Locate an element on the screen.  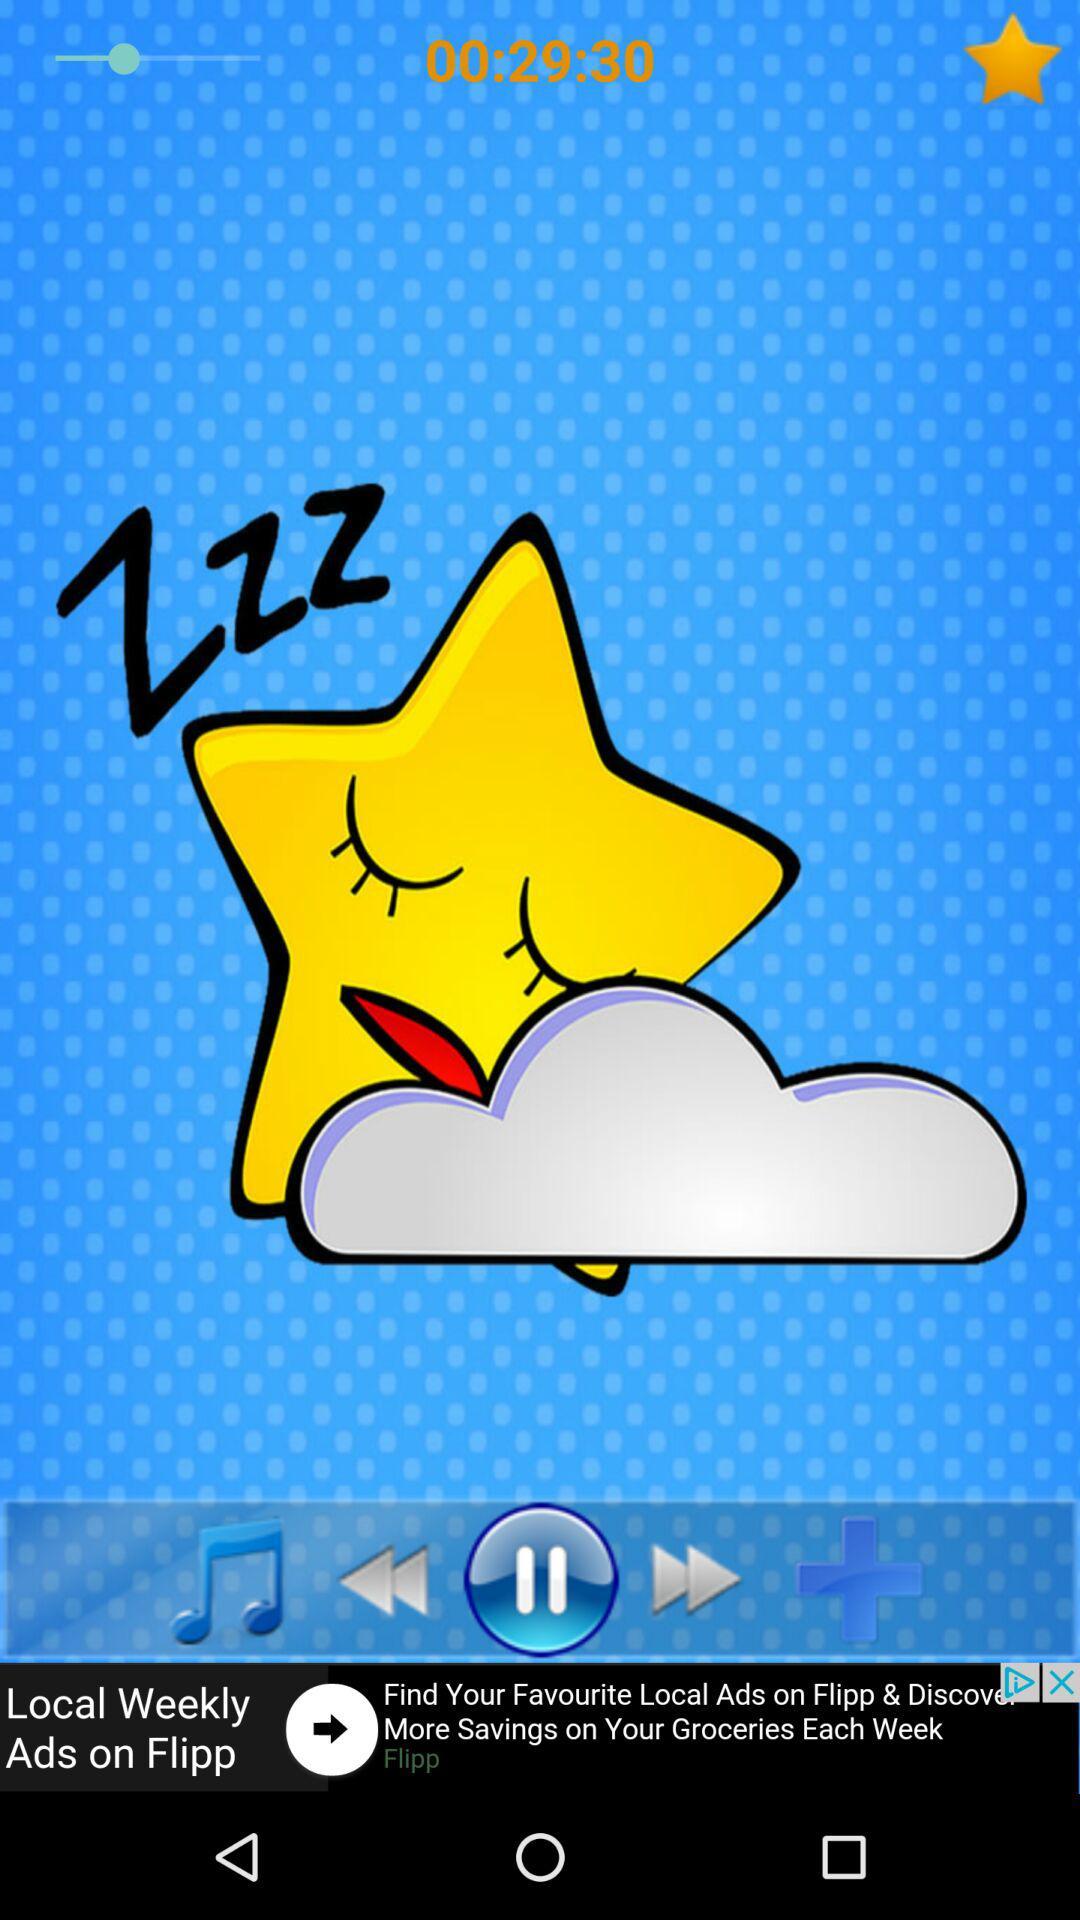
the pause icon is located at coordinates (540, 1577).